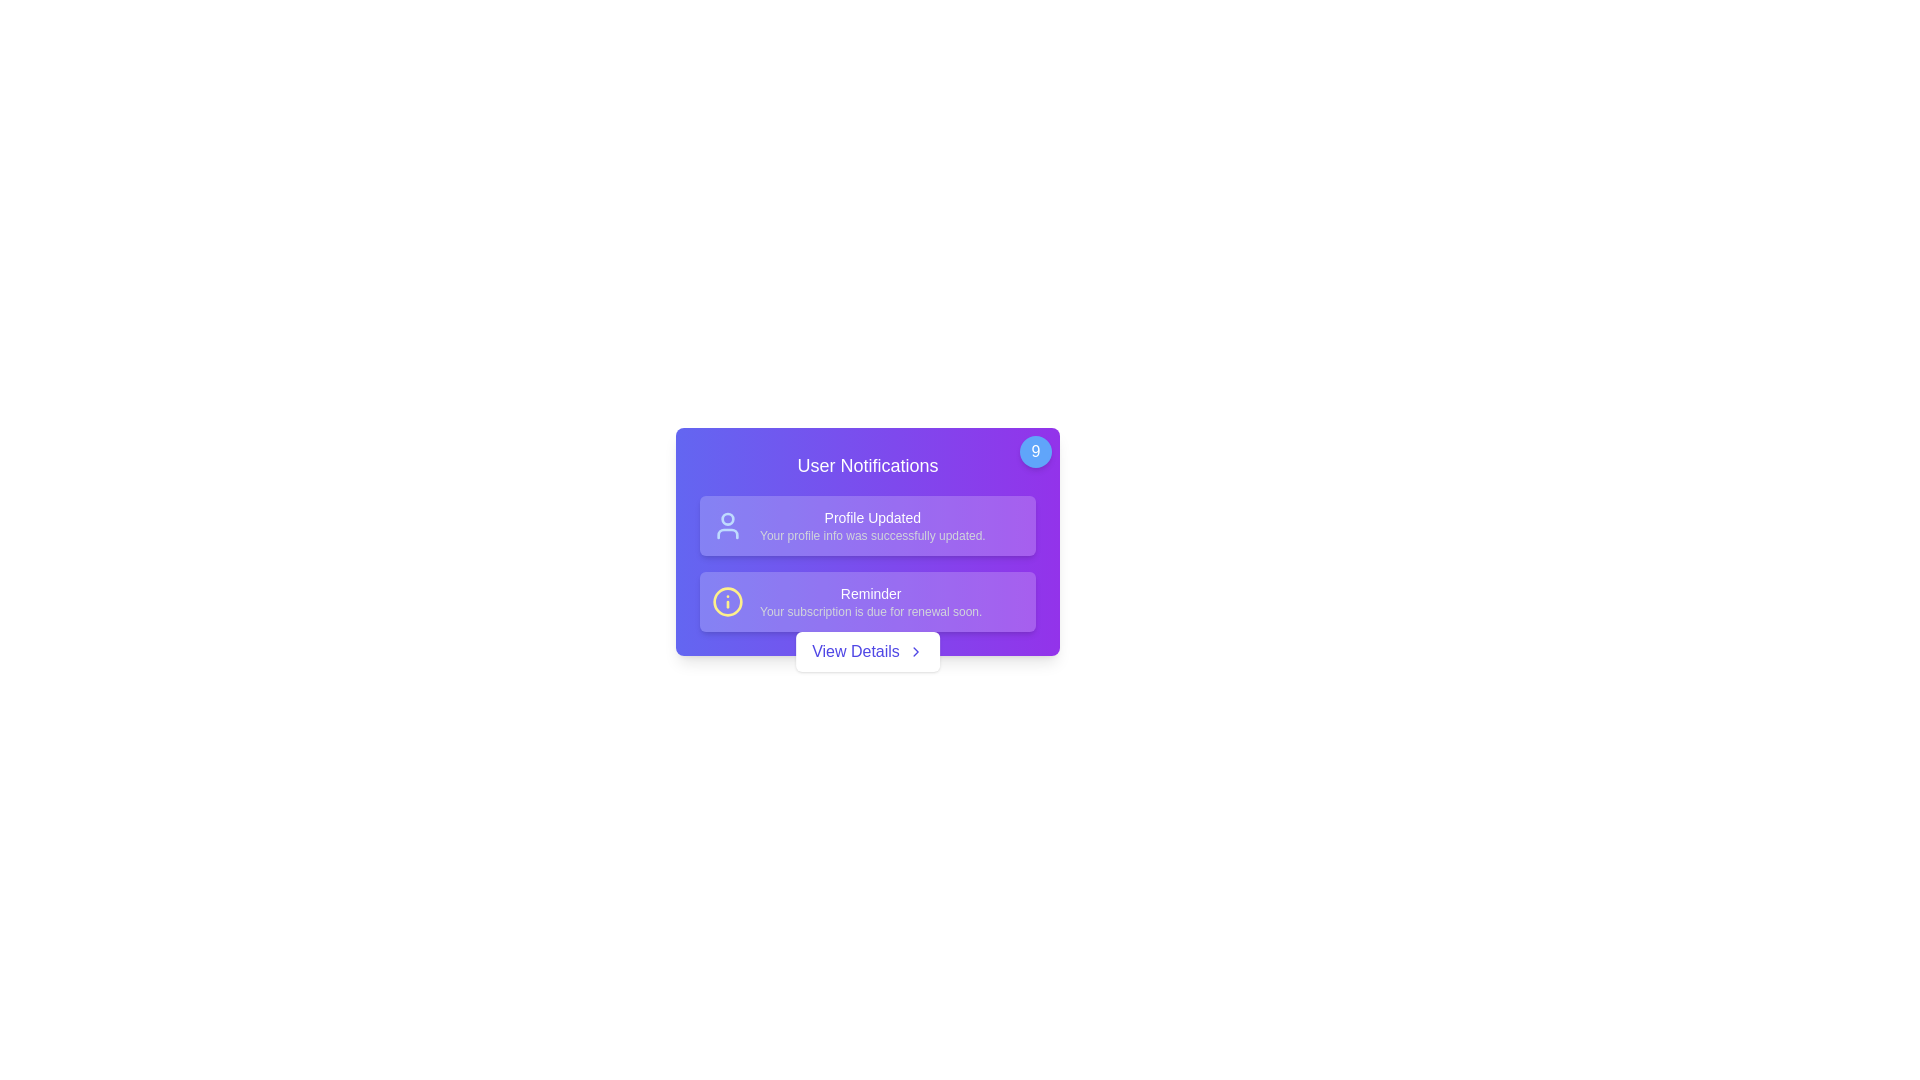 This screenshot has width=1920, height=1080. What do you see at coordinates (872, 524) in the screenshot?
I see `feedback message displayed in the Text Block located within the purple notification card, which is positioned centrally below 'User Notifications'` at bounding box center [872, 524].